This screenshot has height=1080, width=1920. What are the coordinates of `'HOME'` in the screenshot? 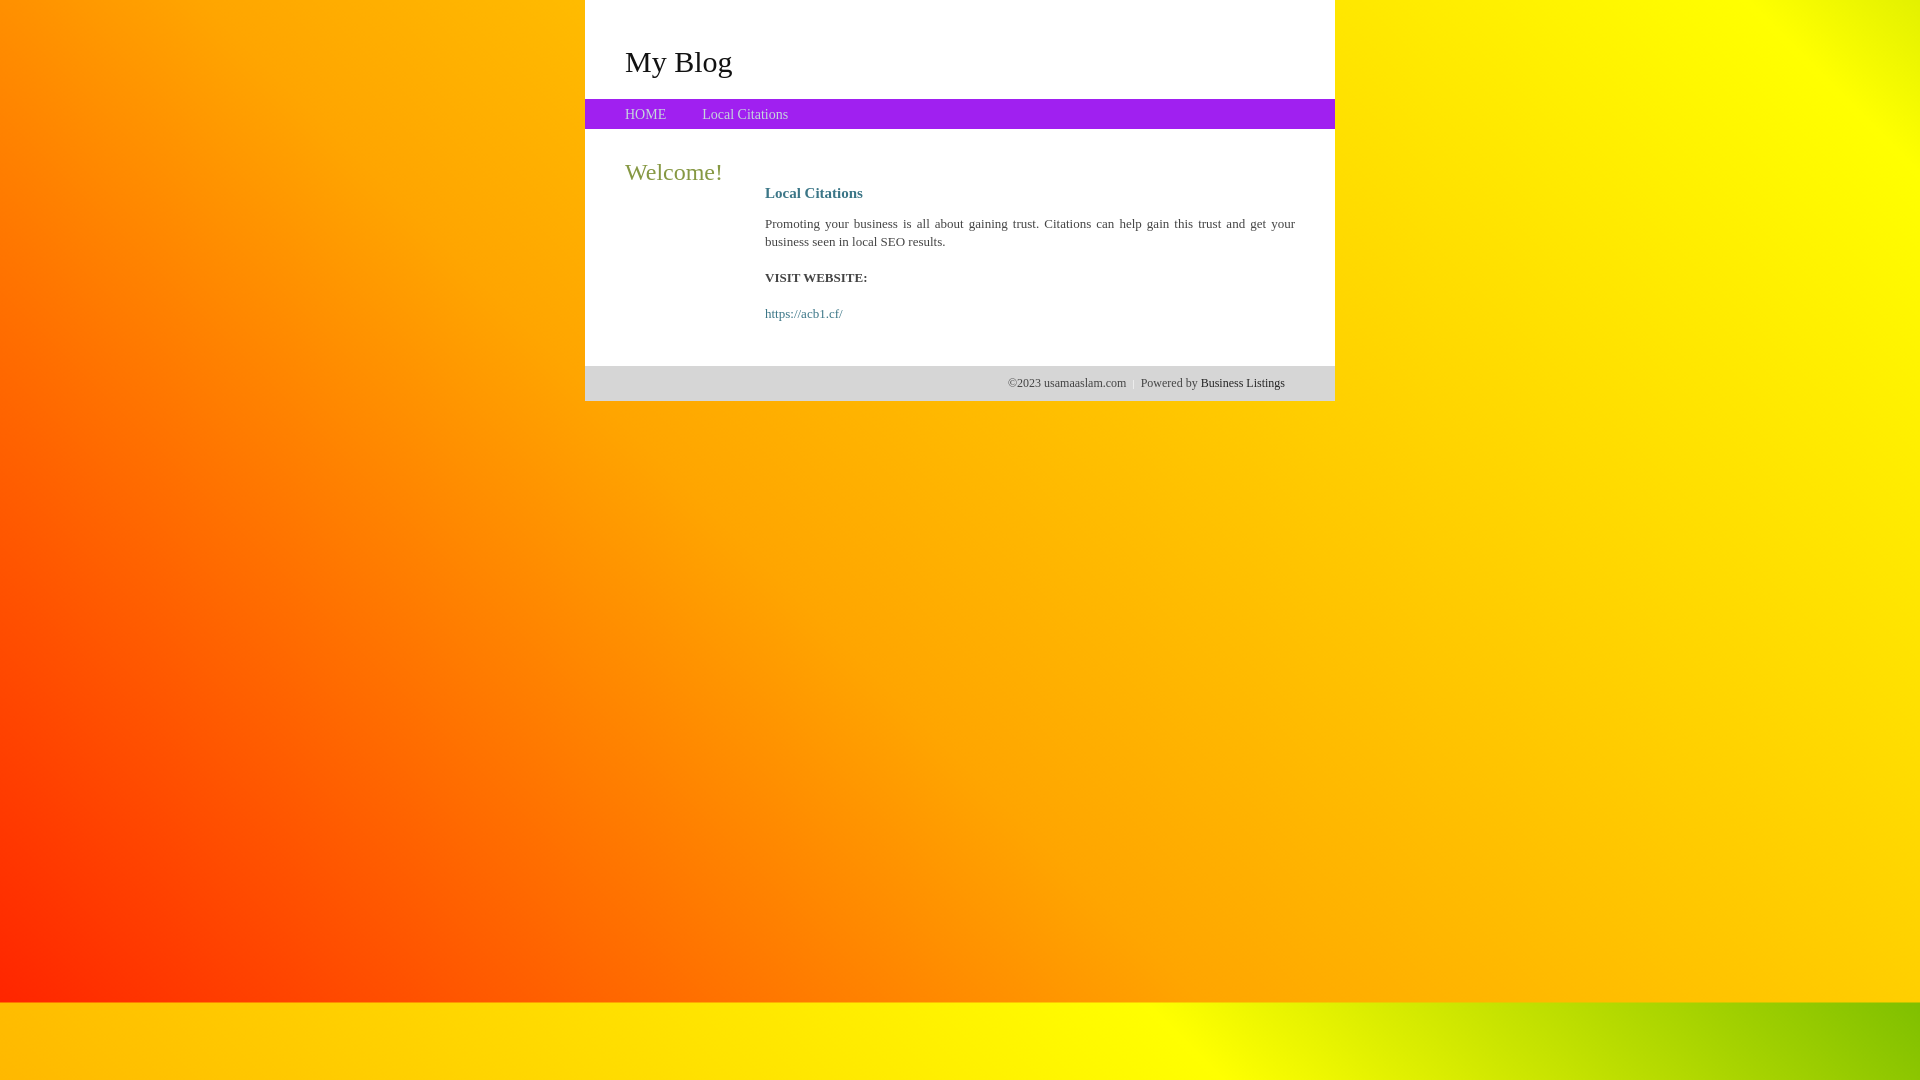 It's located at (645, 114).